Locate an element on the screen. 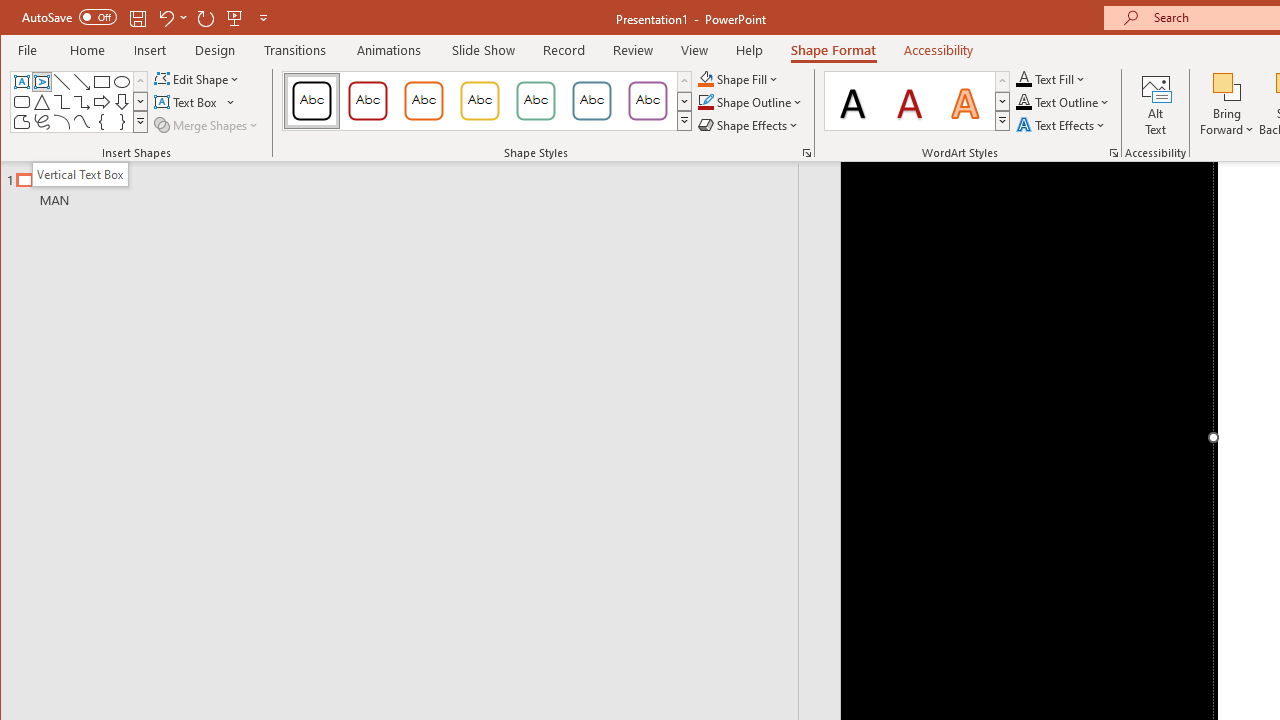  'Fill: Black, Text color 1; Shadow' is located at coordinates (853, 100).